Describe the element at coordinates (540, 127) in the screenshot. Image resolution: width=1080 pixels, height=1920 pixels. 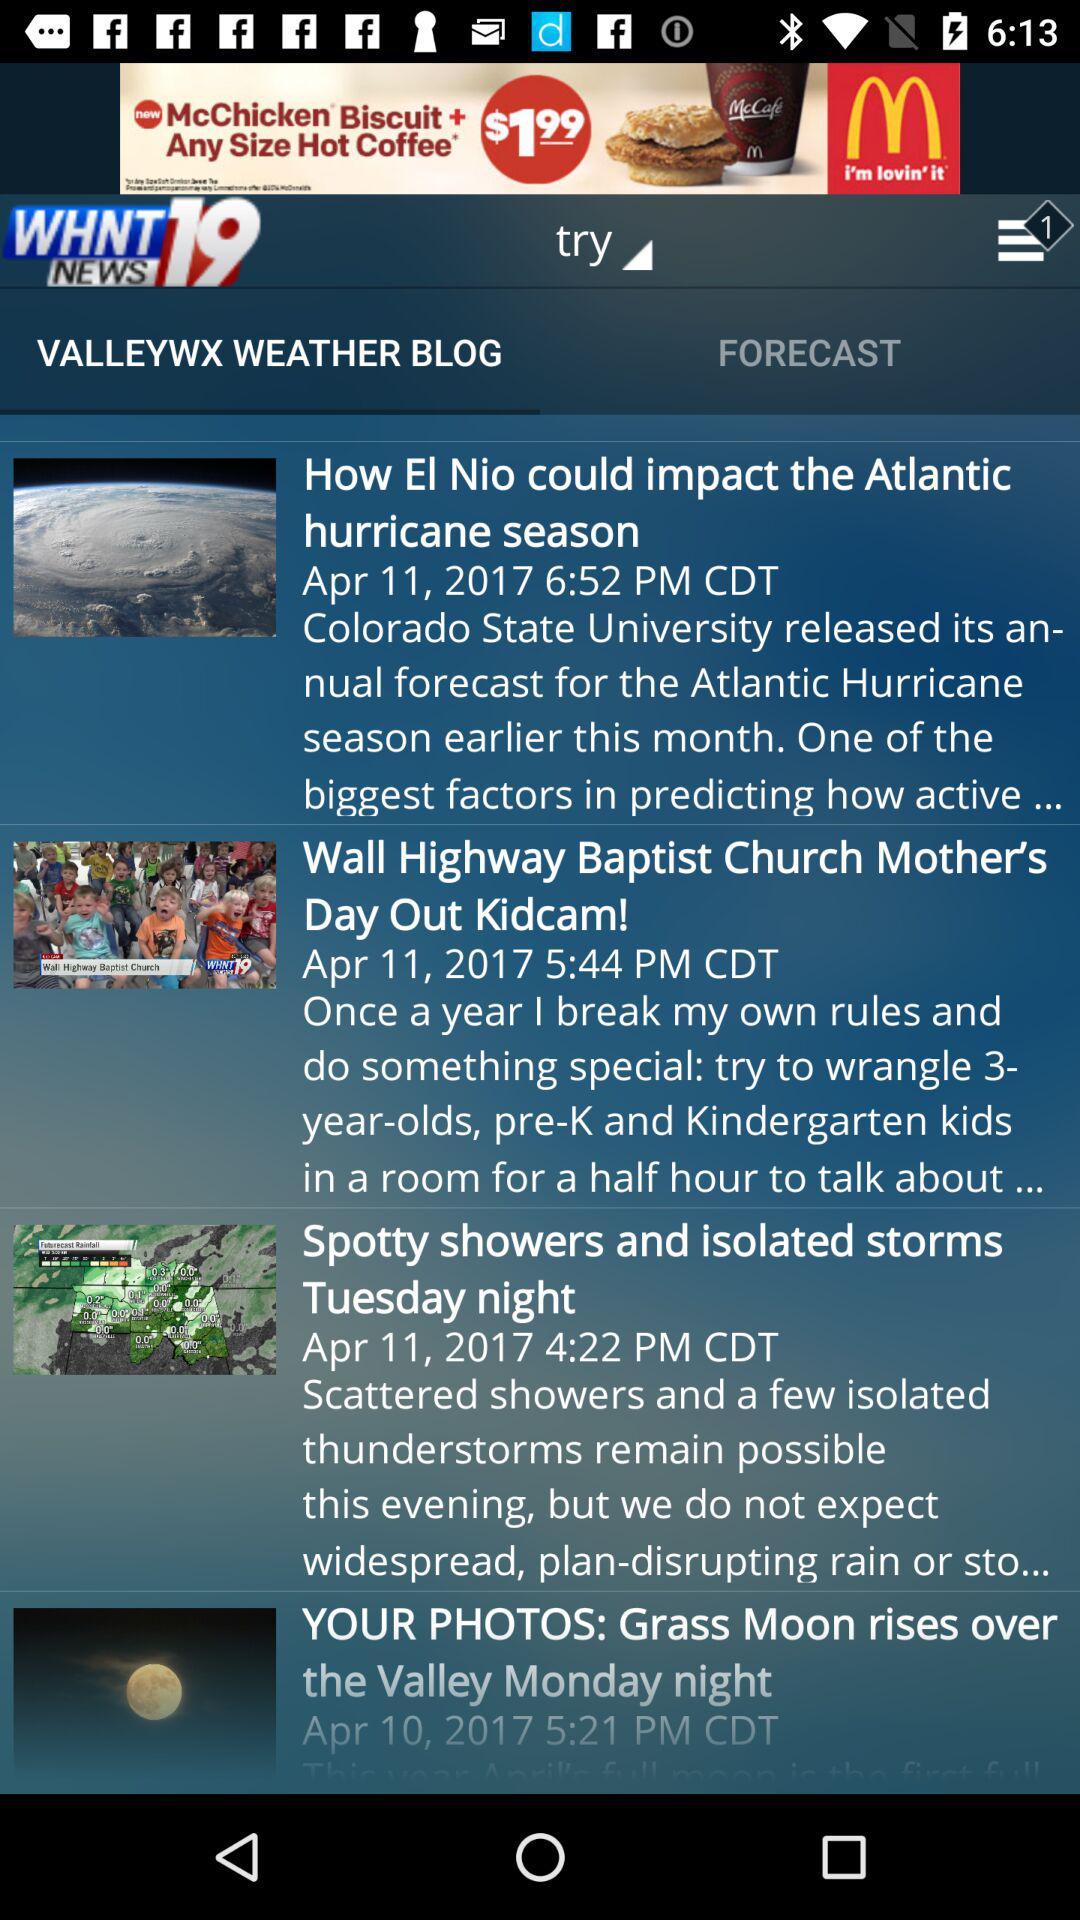
I see `open advertisement` at that location.